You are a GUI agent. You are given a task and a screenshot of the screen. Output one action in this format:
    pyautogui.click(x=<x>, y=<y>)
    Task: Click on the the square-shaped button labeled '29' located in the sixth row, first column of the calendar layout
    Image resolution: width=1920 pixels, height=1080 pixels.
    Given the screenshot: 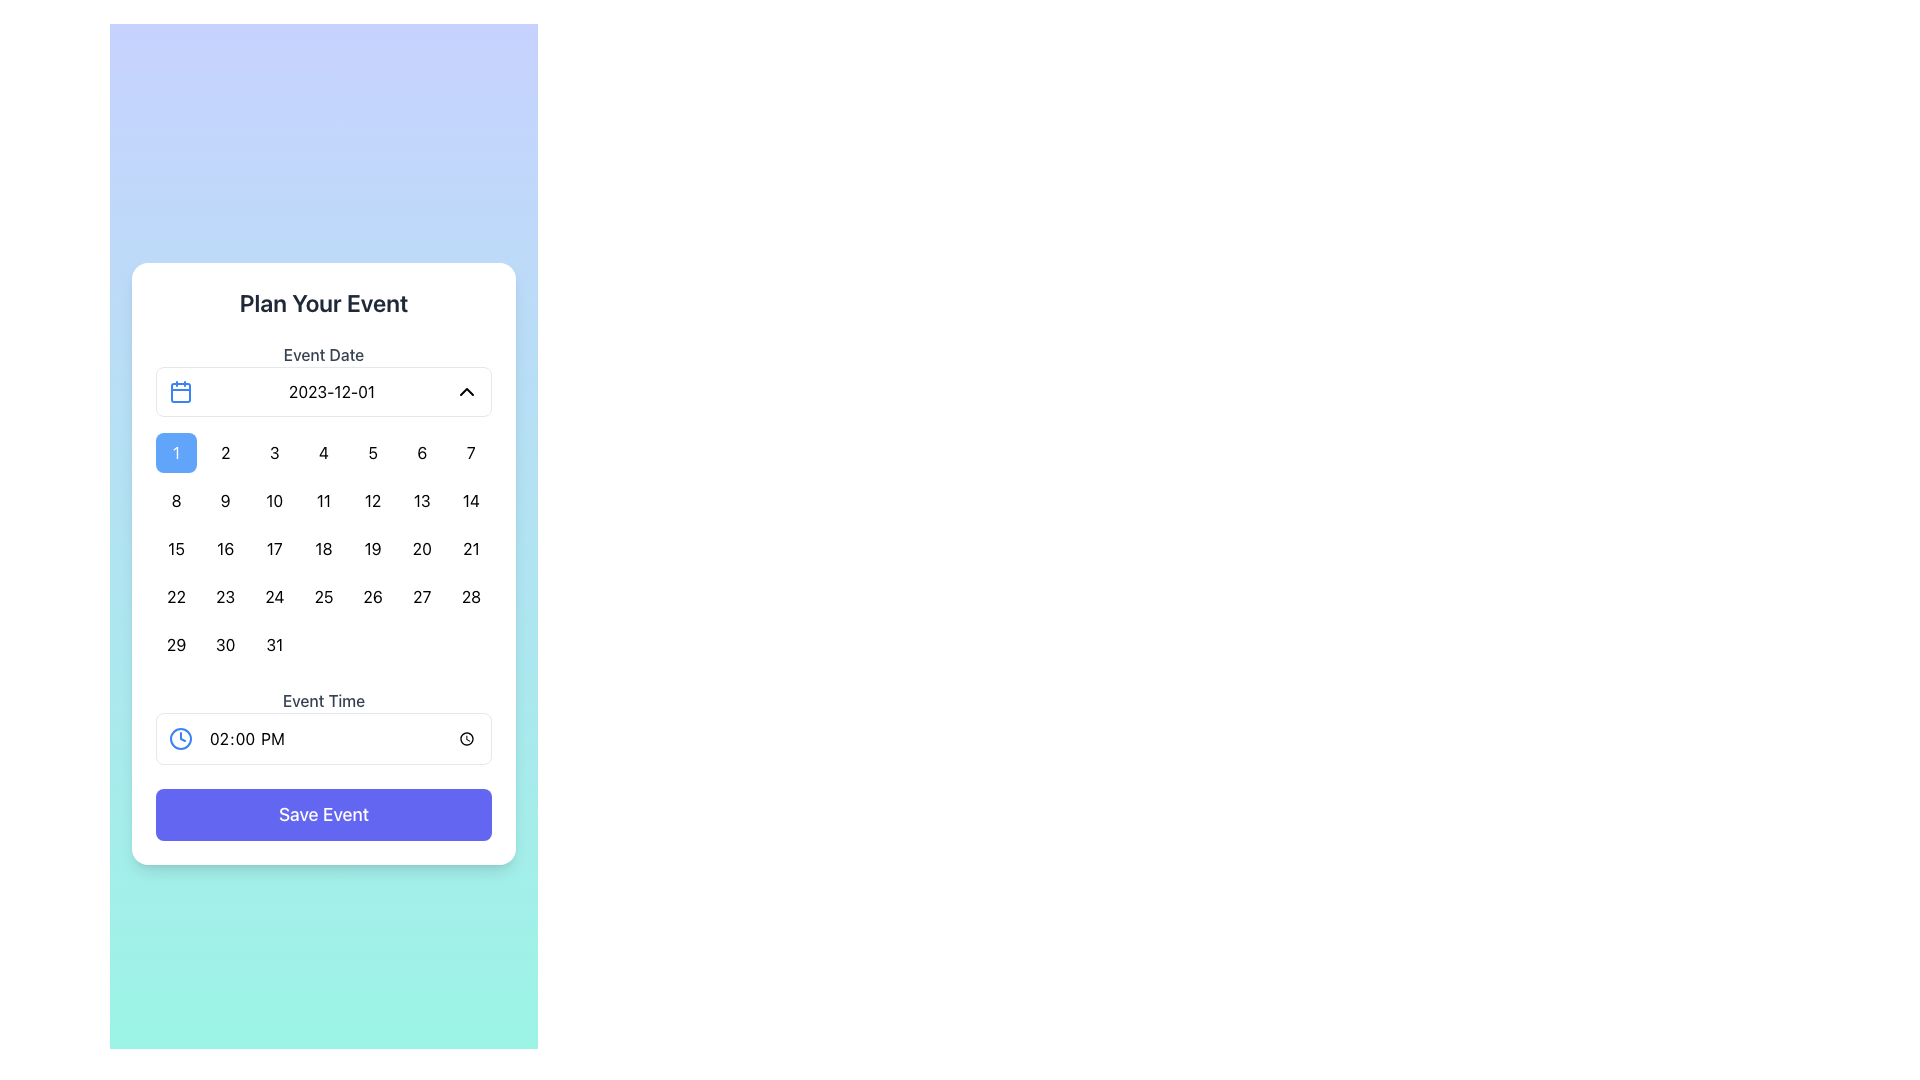 What is the action you would take?
    pyautogui.click(x=176, y=644)
    